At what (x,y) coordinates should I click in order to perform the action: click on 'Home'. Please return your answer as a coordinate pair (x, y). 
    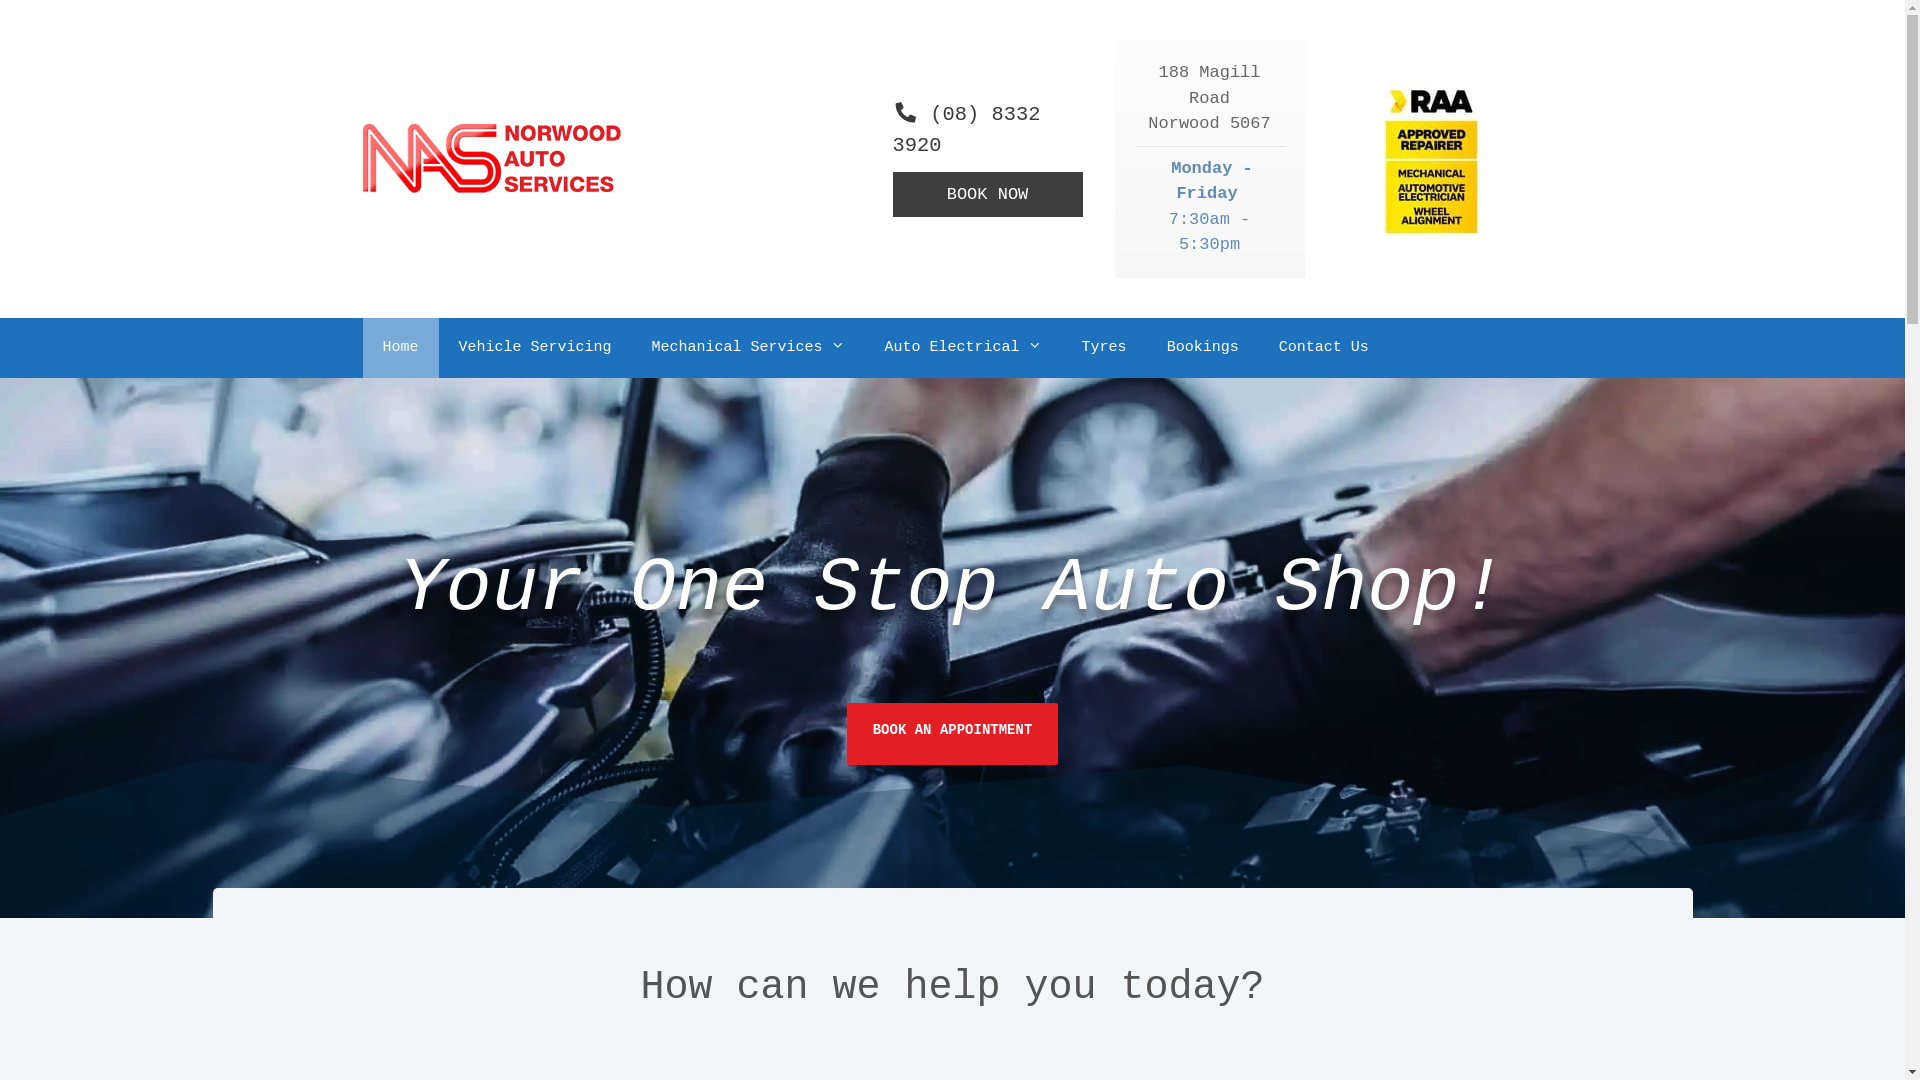
    Looking at the image, I should click on (399, 346).